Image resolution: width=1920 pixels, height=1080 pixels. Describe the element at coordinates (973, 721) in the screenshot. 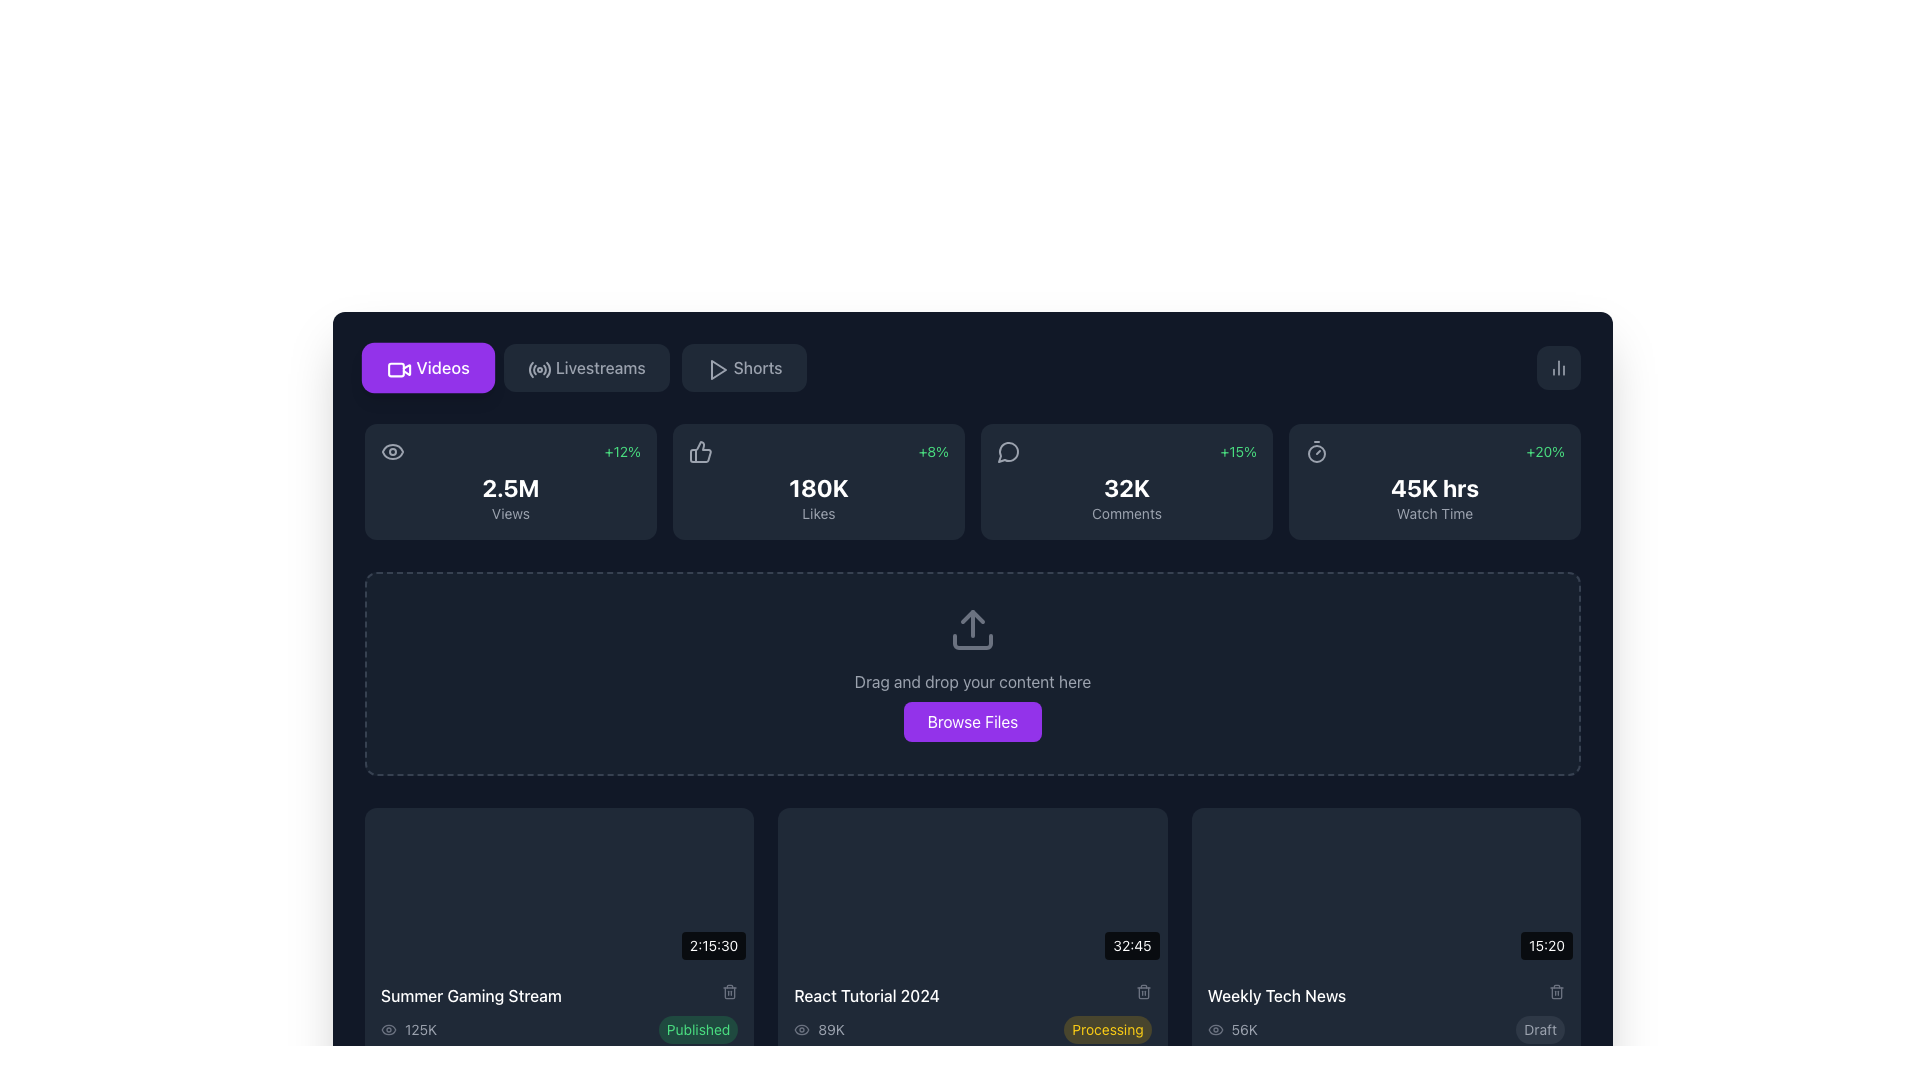

I see `the button located within the bordered section labeled 'Drag and drop your content here'` at that location.